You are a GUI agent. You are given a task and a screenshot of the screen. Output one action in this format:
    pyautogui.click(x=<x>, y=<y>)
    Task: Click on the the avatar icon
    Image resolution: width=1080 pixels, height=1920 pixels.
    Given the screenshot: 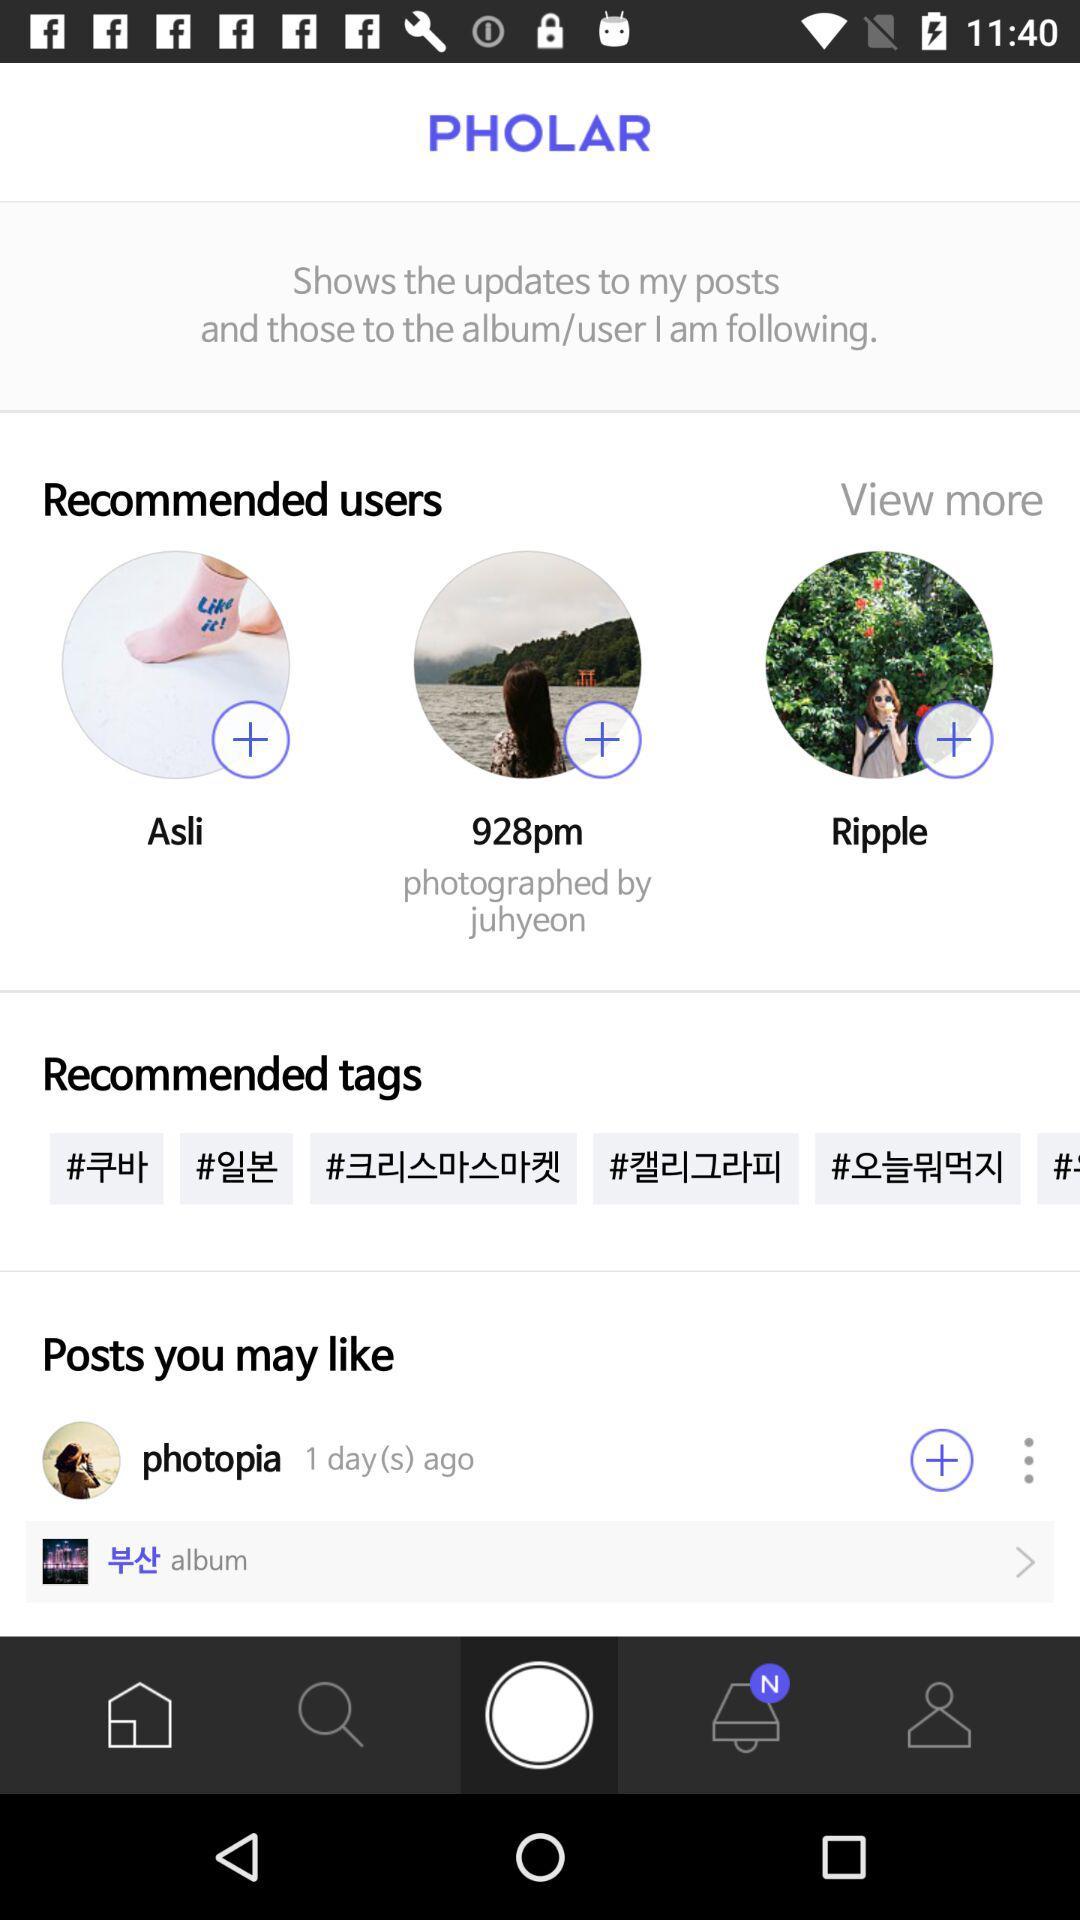 What is the action you would take?
    pyautogui.click(x=939, y=1713)
    